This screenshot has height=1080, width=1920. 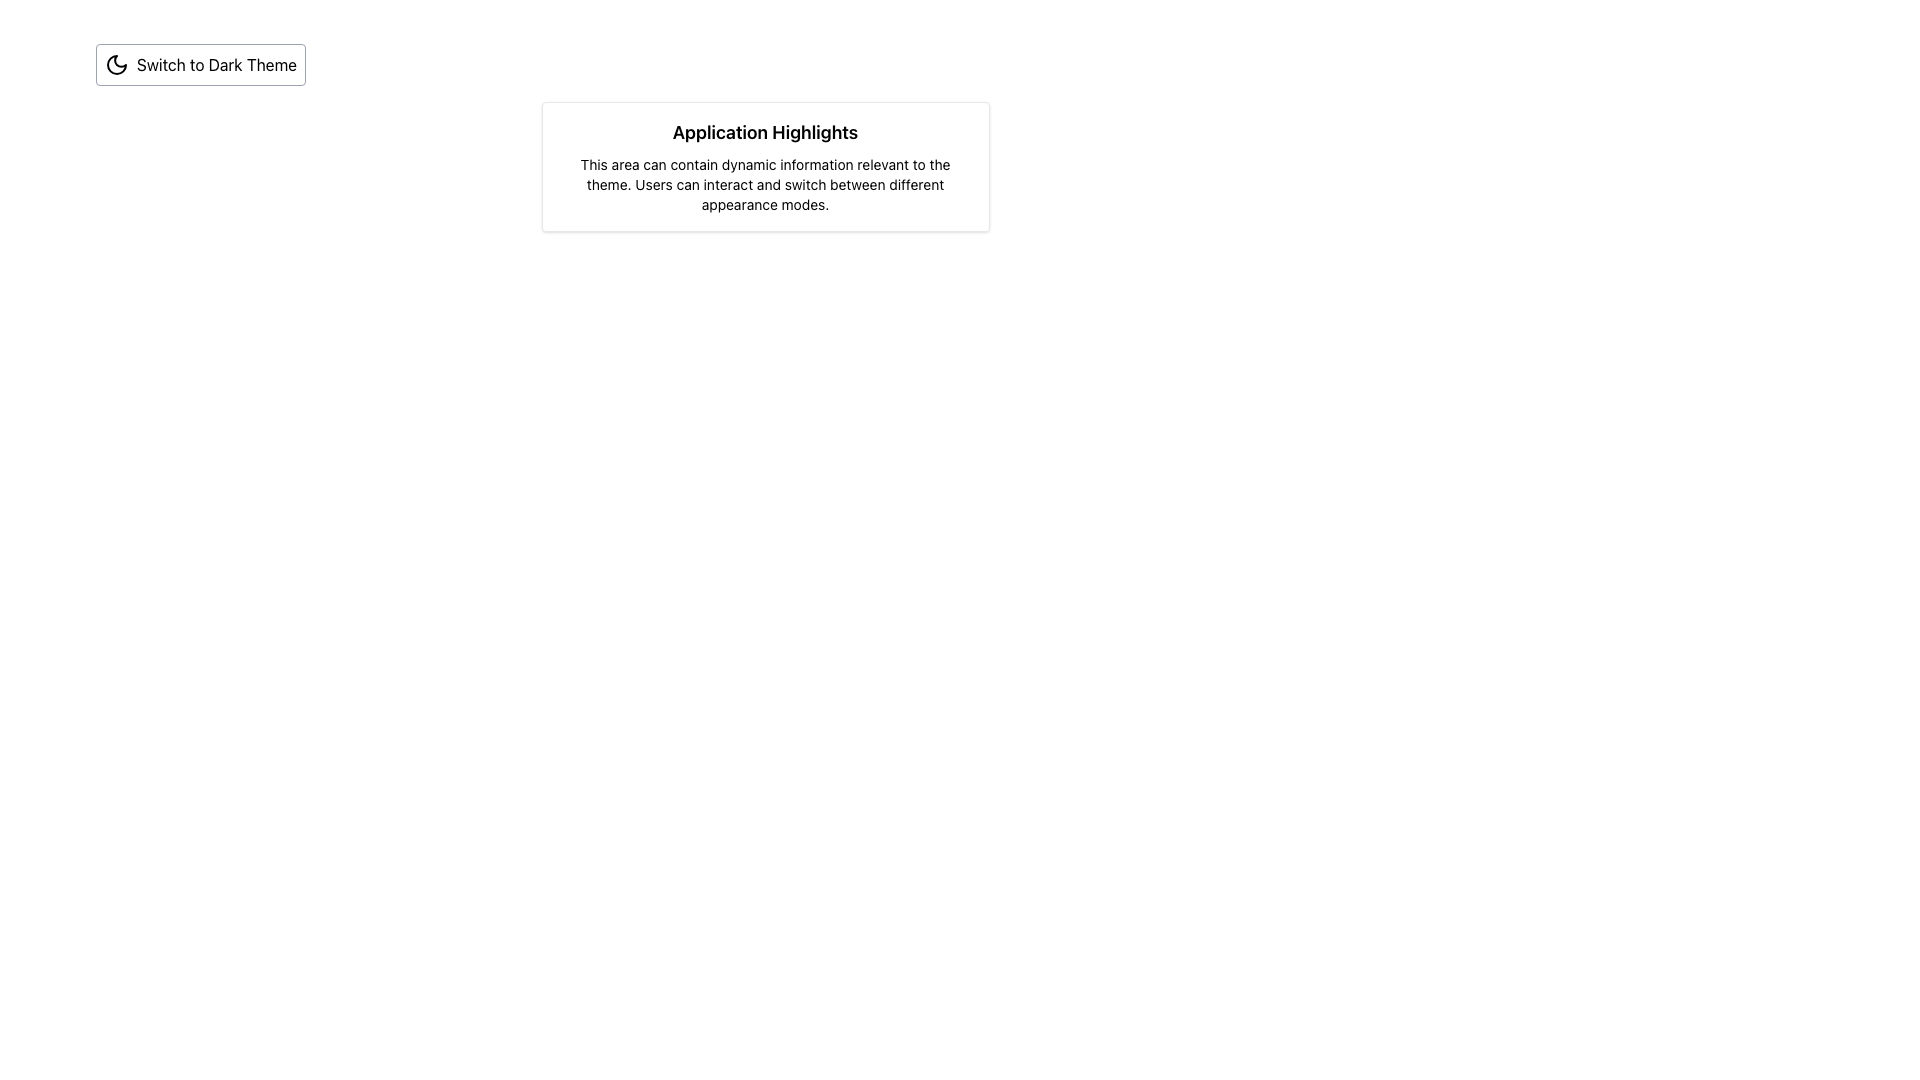 What do you see at coordinates (201, 64) in the screenshot?
I see `the dark theme toggle button located at the top left corner of the interface, above the 'Application Highlights' section` at bounding box center [201, 64].